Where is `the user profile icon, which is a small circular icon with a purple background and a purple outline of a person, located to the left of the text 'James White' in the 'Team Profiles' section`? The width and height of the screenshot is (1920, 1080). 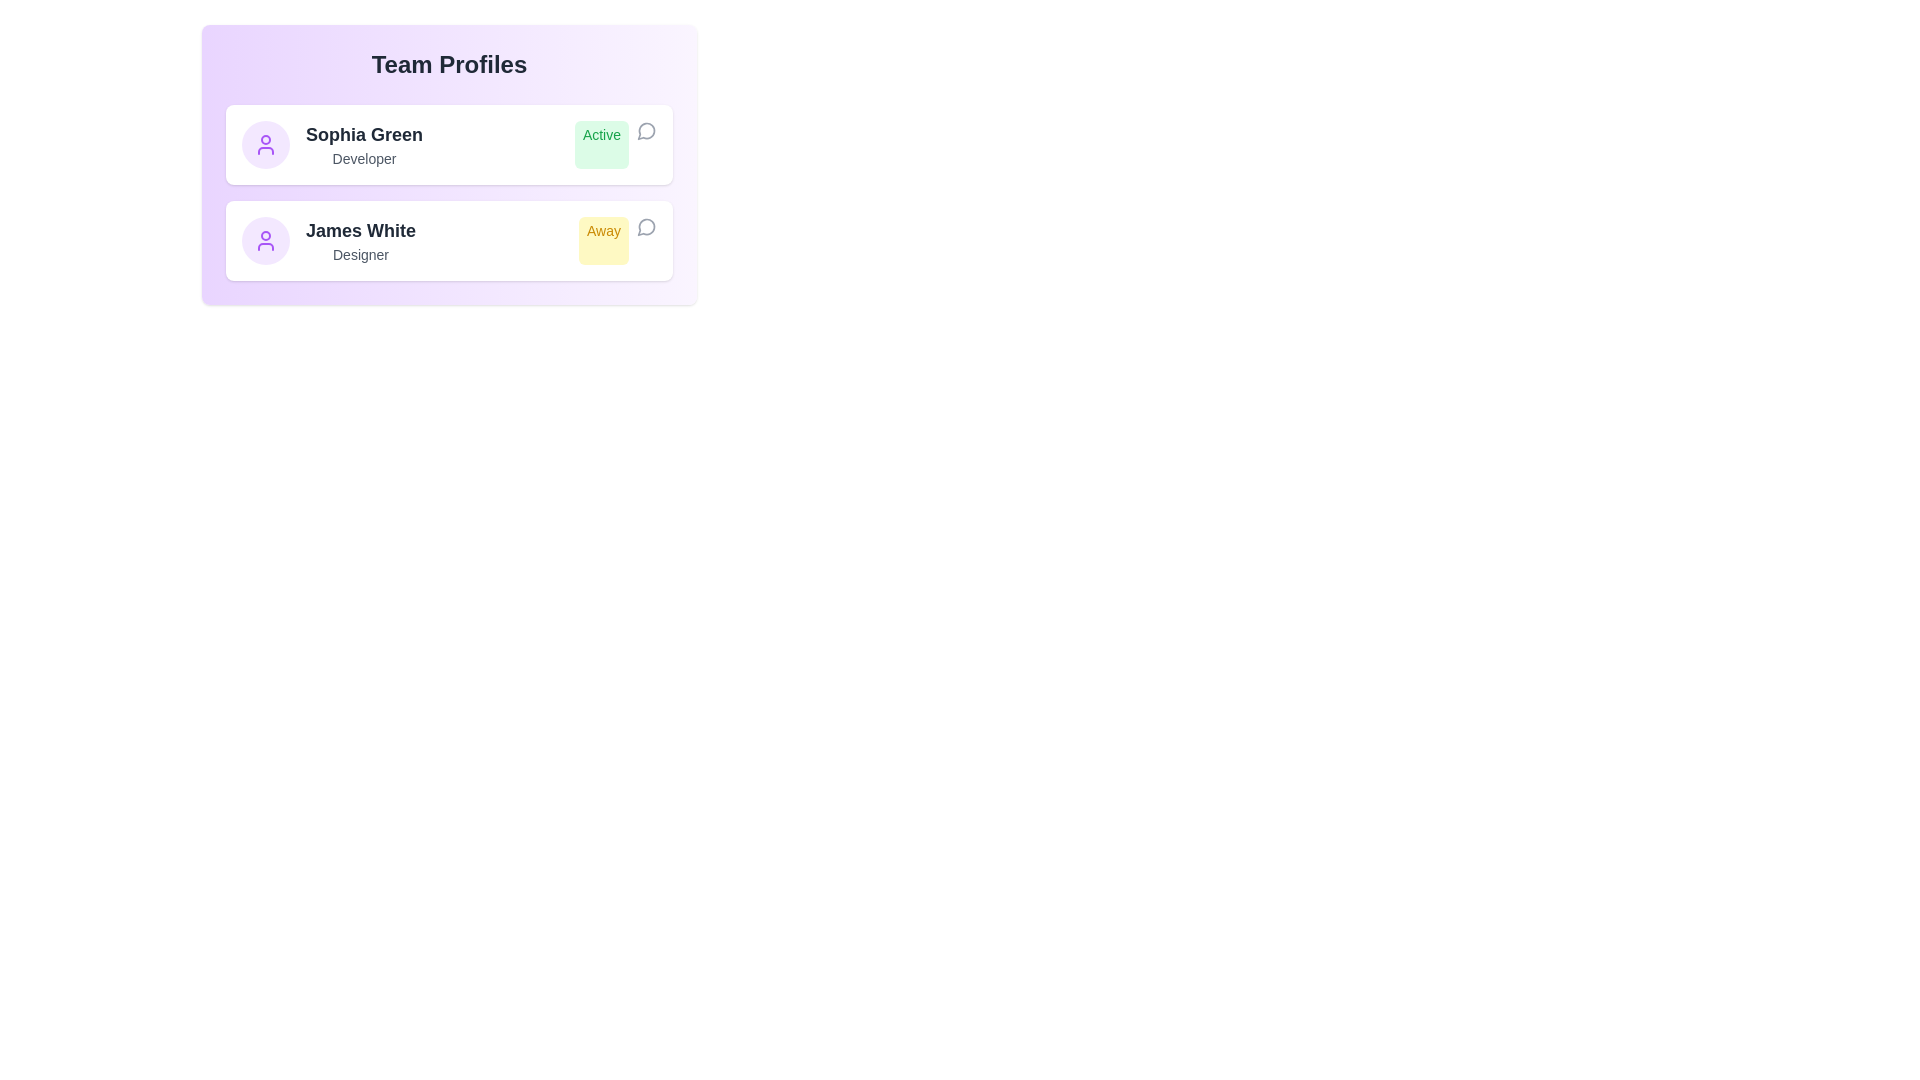
the user profile icon, which is a small circular icon with a purple background and a purple outline of a person, located to the left of the text 'James White' in the 'Team Profiles' section is located at coordinates (264, 239).